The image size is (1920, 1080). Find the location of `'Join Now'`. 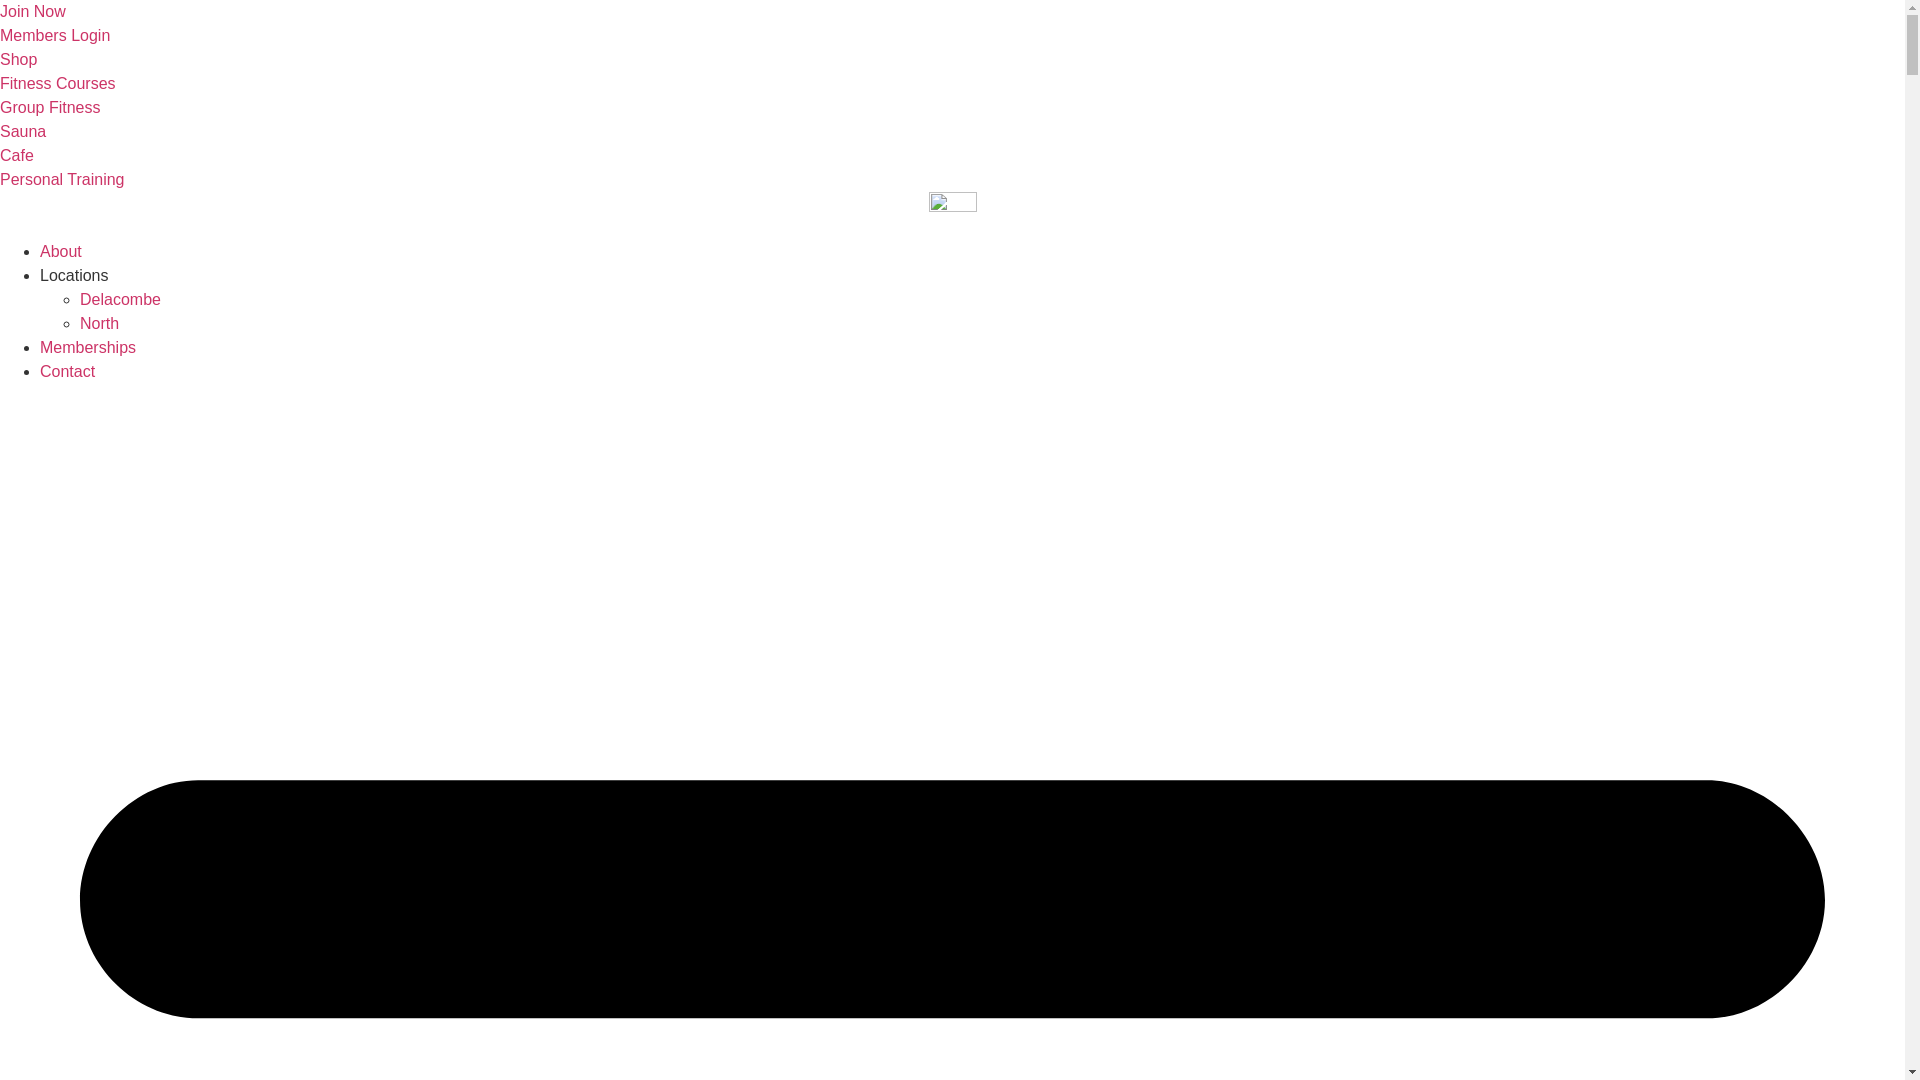

'Join Now' is located at coordinates (33, 11).